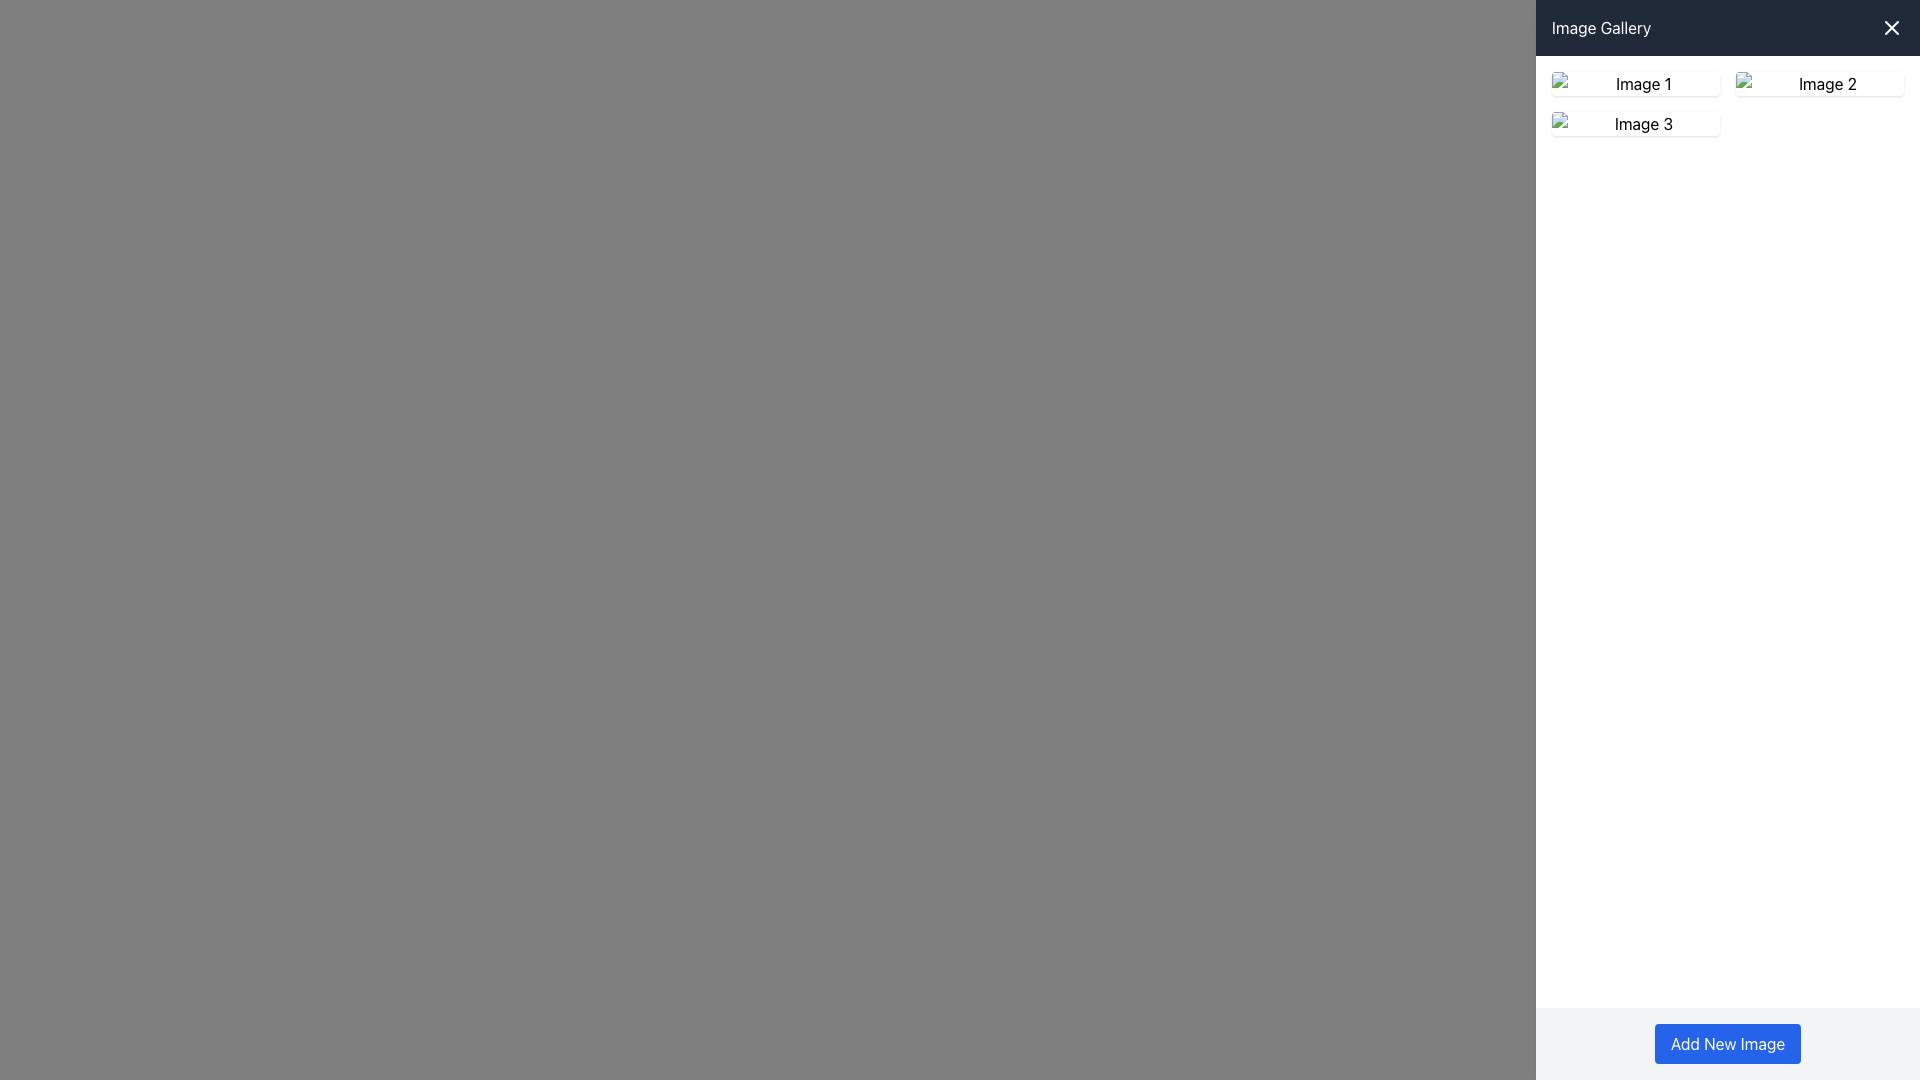 The width and height of the screenshot is (1920, 1080). Describe the element at coordinates (1819, 83) in the screenshot. I see `the image placeholder identified by its alternative text 'Image 2' located at the top right corner of the image gallery` at that location.